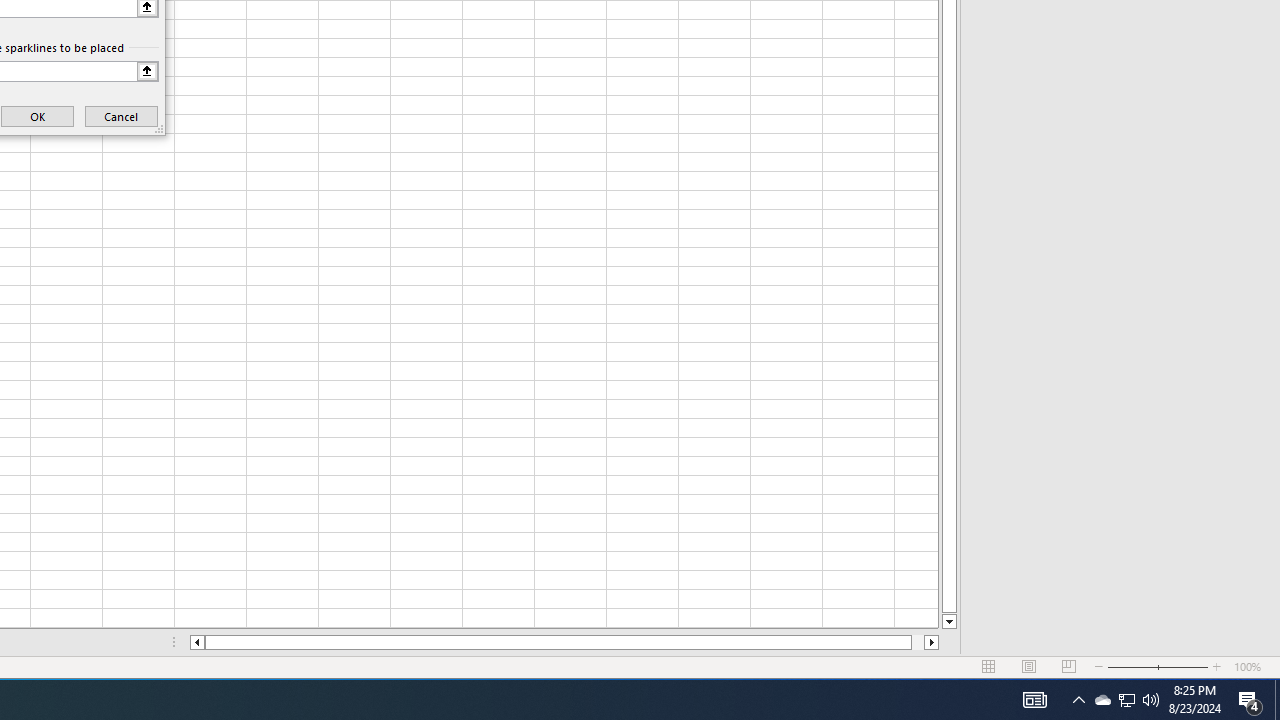 Image resolution: width=1280 pixels, height=720 pixels. What do you see at coordinates (563, 642) in the screenshot?
I see `'Class: NetUIScrollBar'` at bounding box center [563, 642].